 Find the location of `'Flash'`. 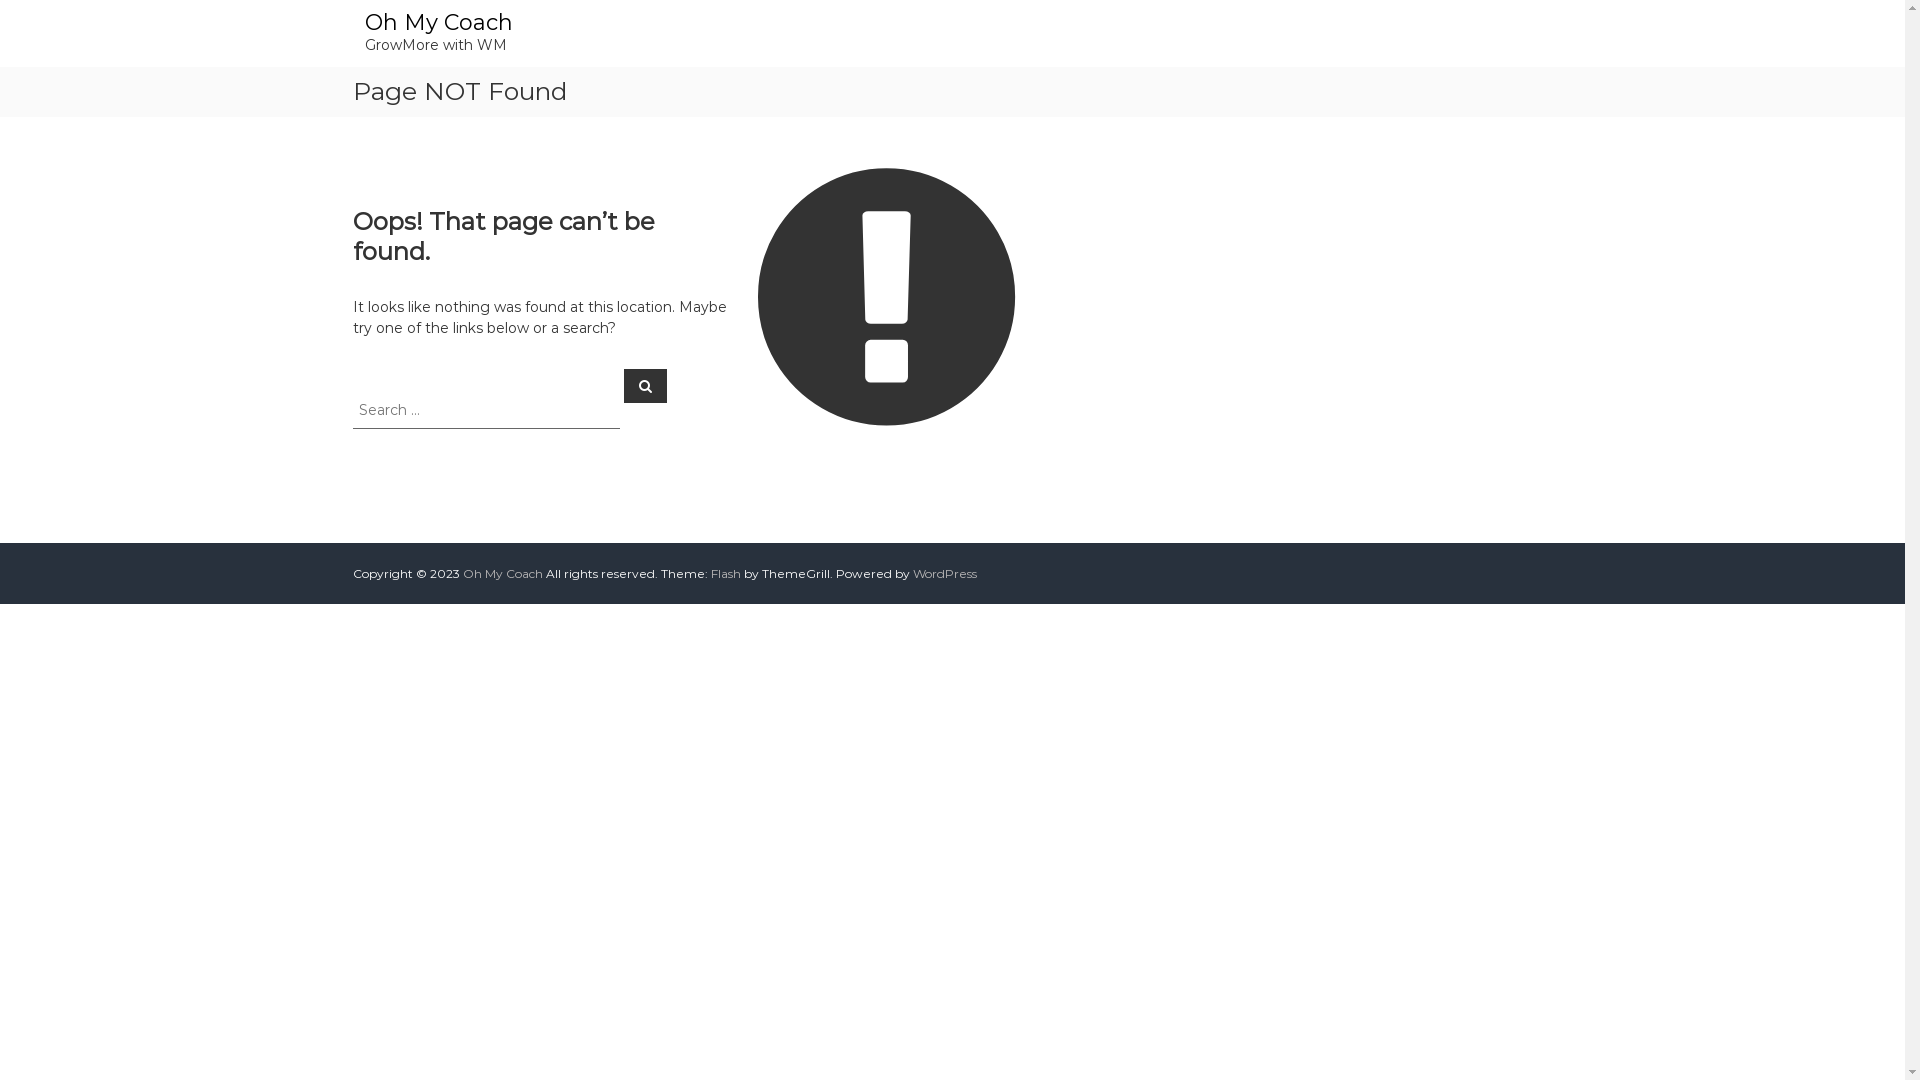

'Flash' is located at coordinates (723, 573).